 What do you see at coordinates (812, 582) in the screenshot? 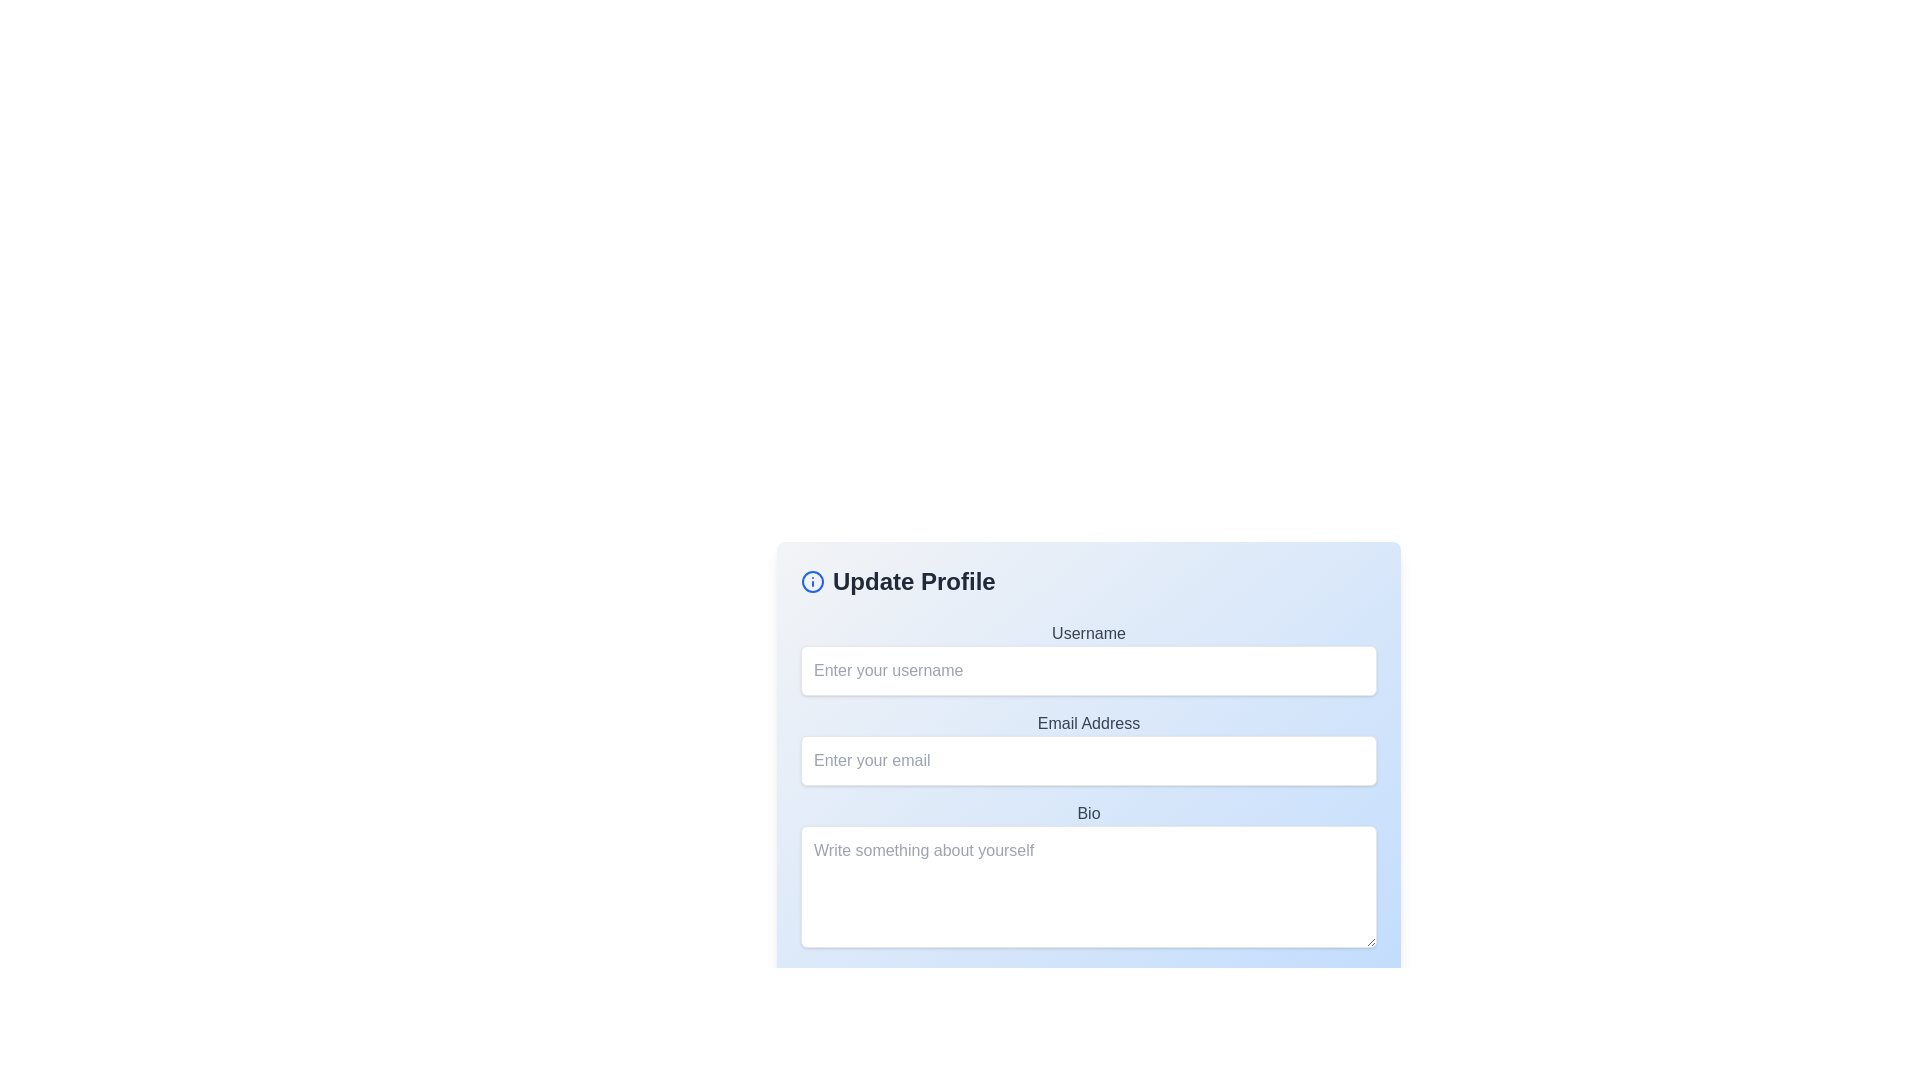
I see `the circular outline element within the SVG-based information icon located near the top-left corner of the 'Update Profile' section` at bounding box center [812, 582].